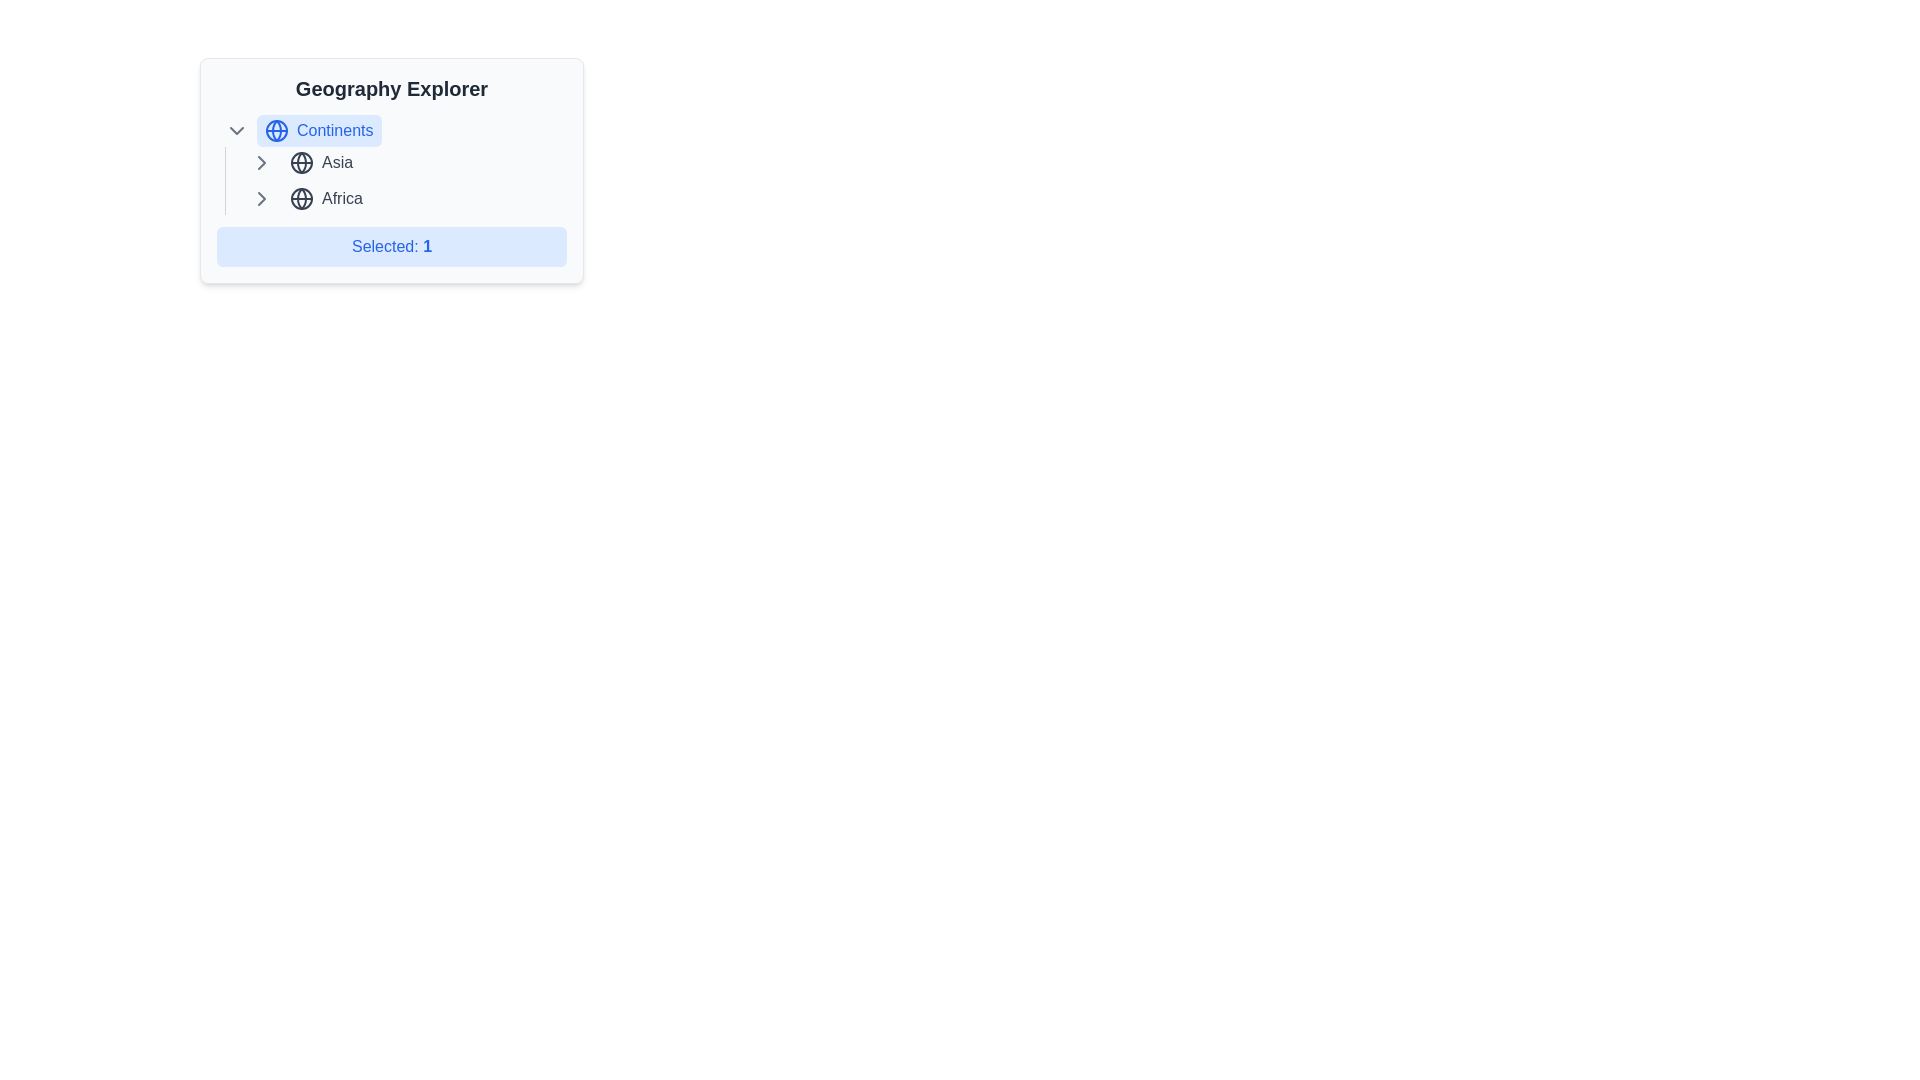 This screenshot has height=1080, width=1920. What do you see at coordinates (301, 199) in the screenshot?
I see `the circular globe graphic element in the 'Geography Explorer' interface, located next to the 'Continents' label` at bounding box center [301, 199].